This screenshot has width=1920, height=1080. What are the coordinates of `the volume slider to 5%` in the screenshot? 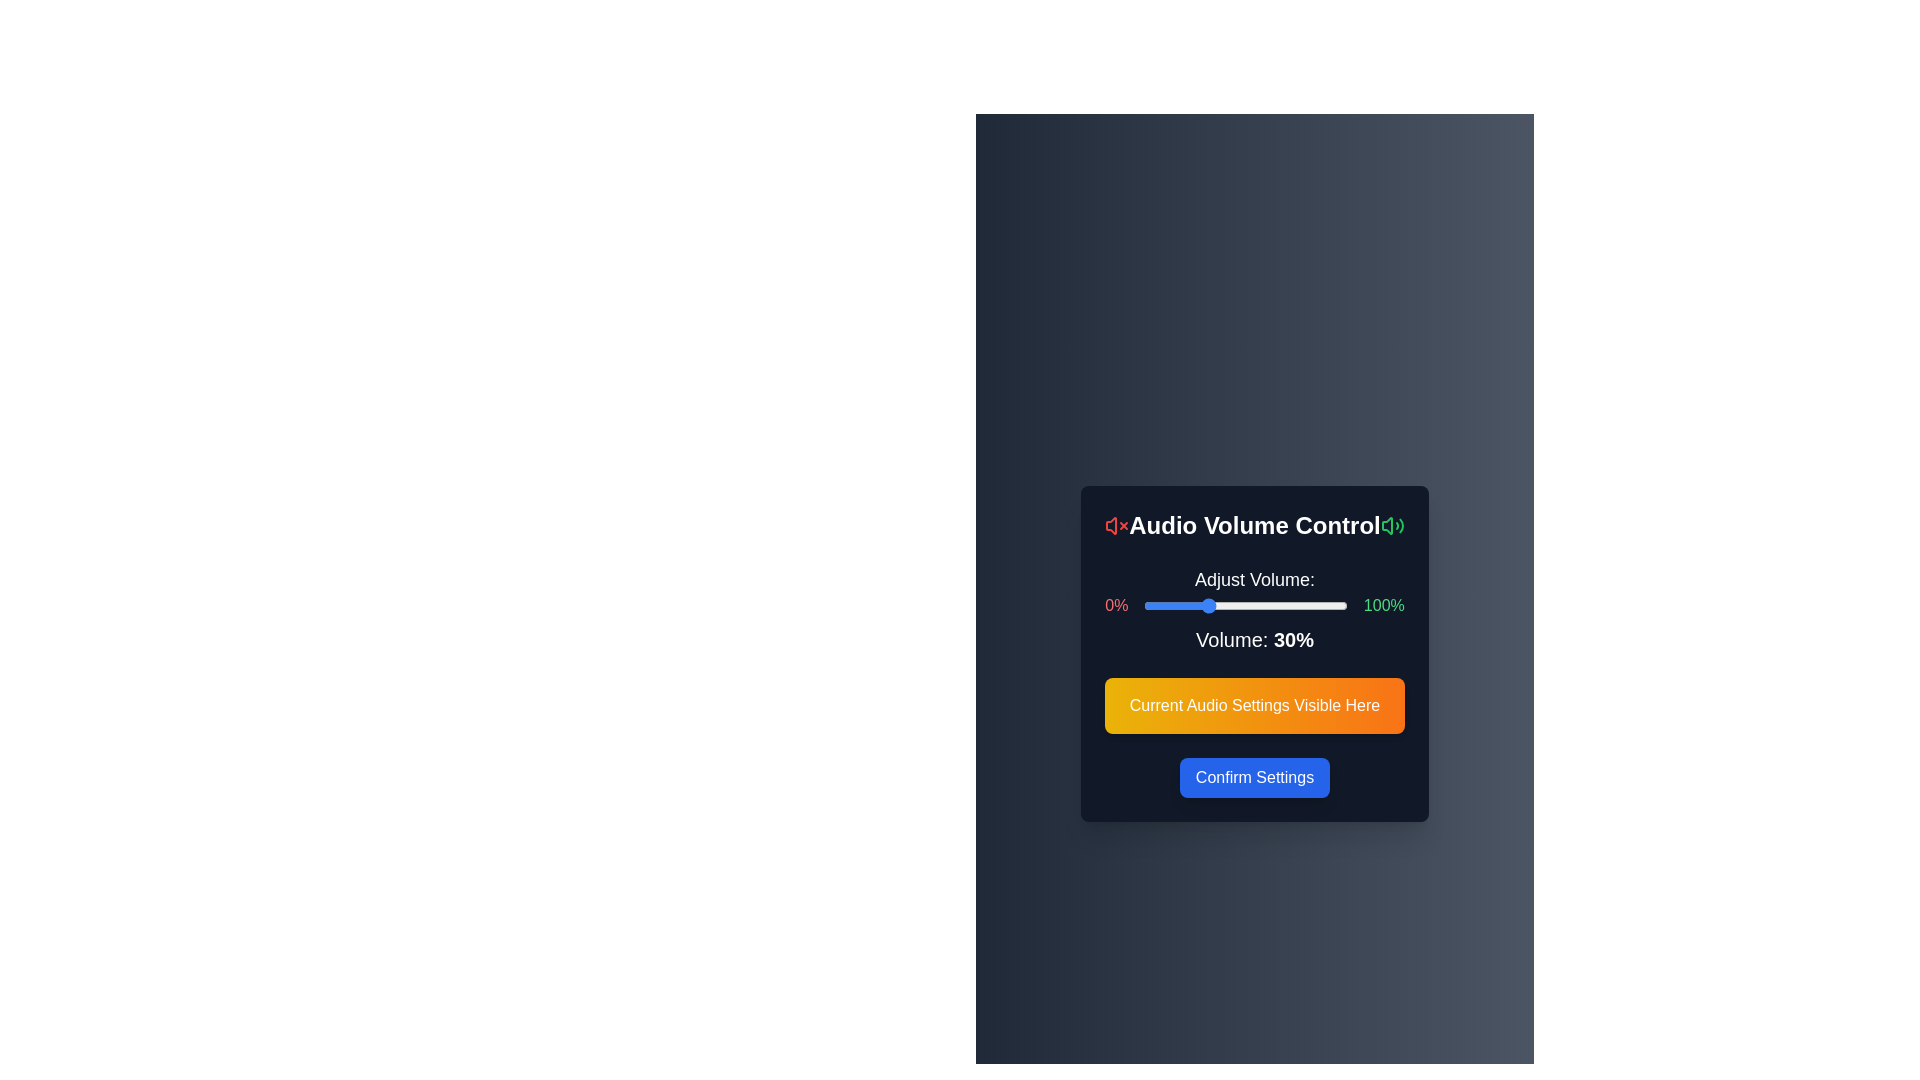 It's located at (1154, 604).